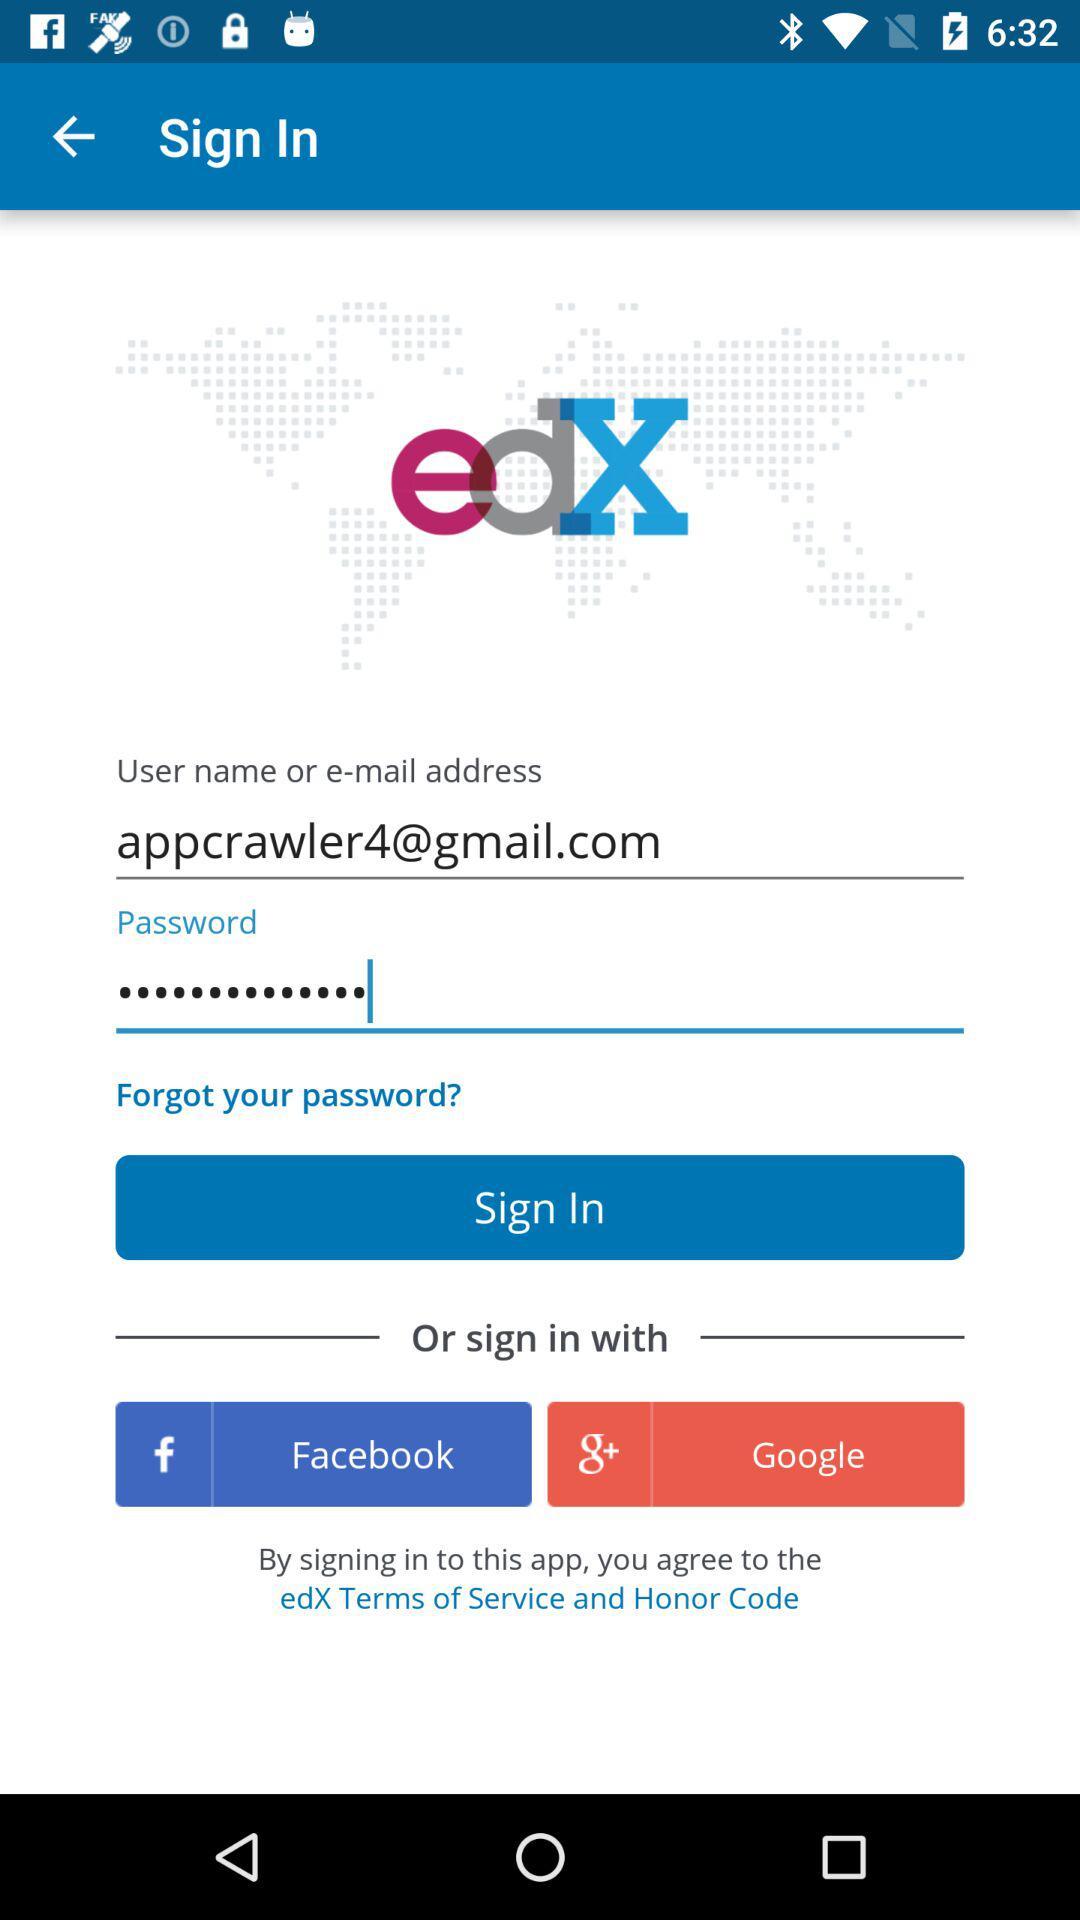 This screenshot has width=1080, height=1920. I want to click on the item above the forgot your password?, so click(540, 992).